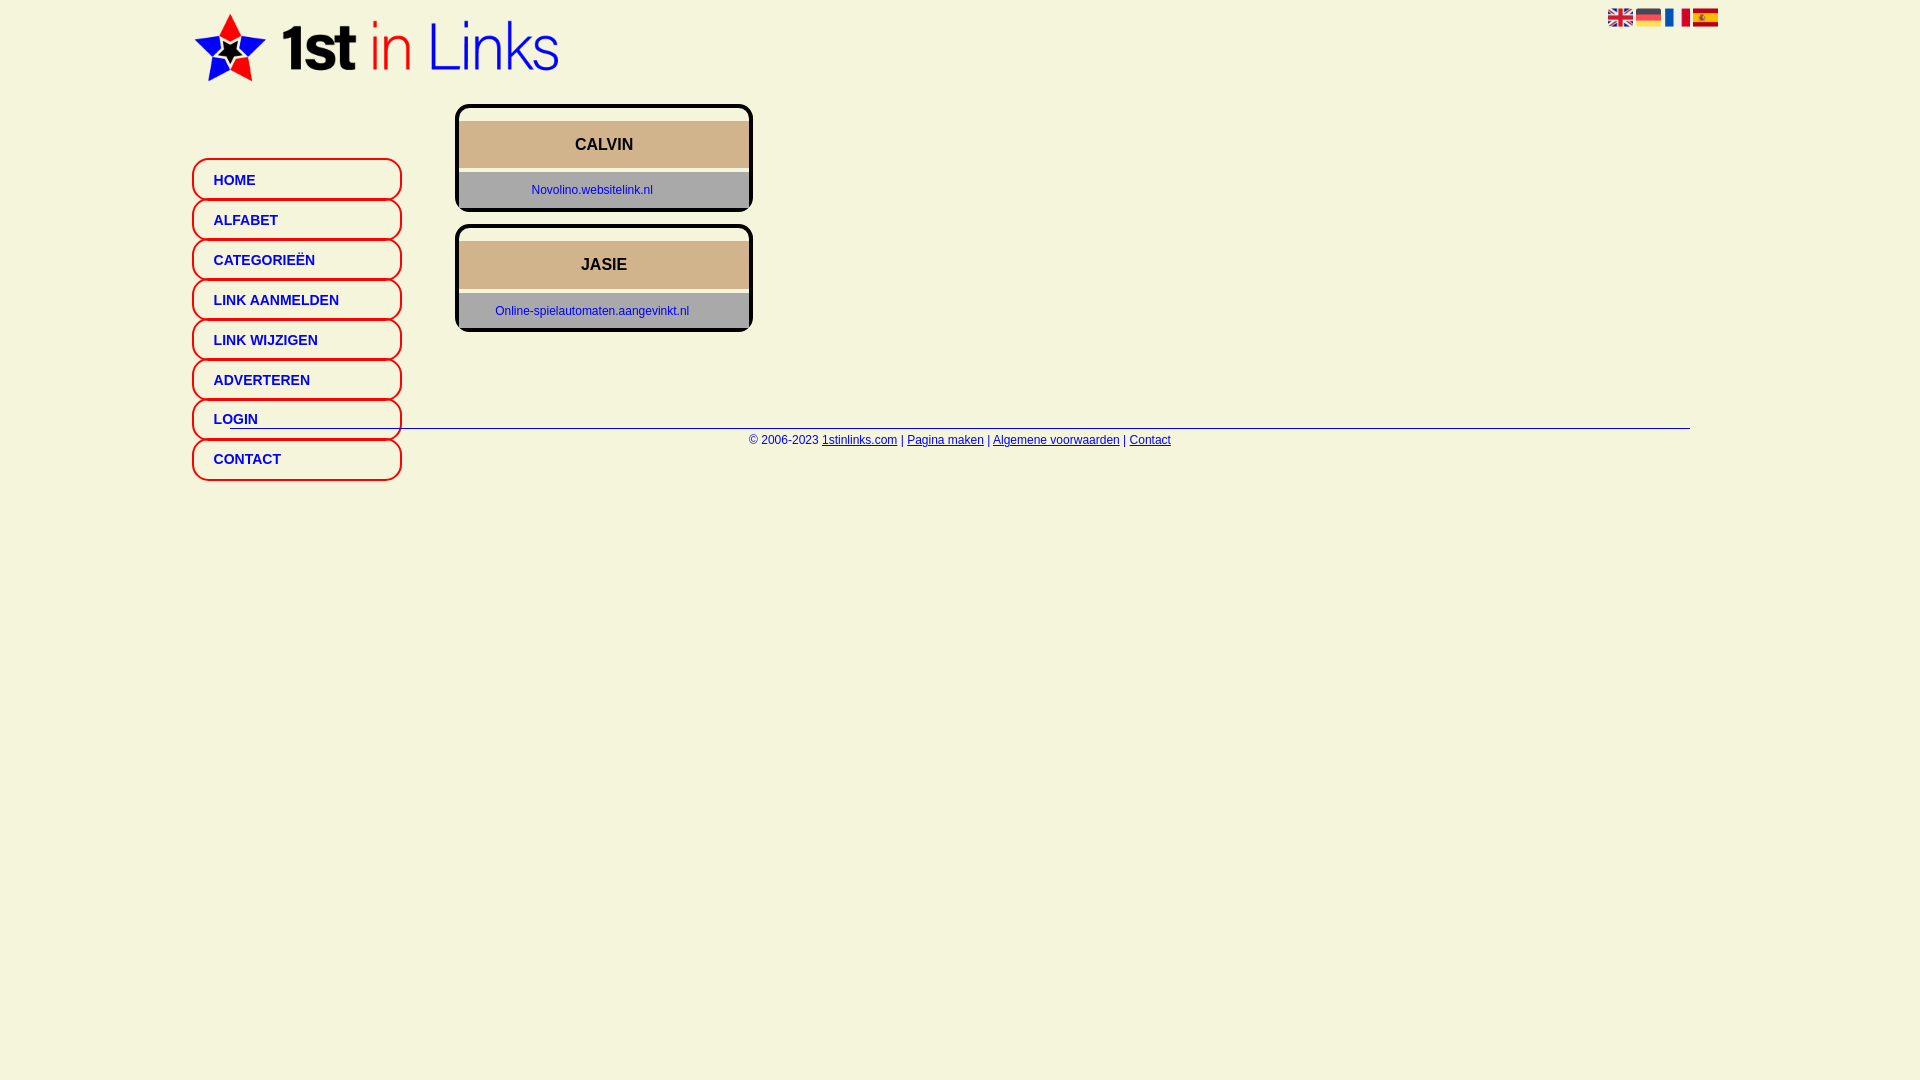 Image resolution: width=1920 pixels, height=1080 pixels. What do you see at coordinates (296, 299) in the screenshot?
I see `'LINK AANMELDEN'` at bounding box center [296, 299].